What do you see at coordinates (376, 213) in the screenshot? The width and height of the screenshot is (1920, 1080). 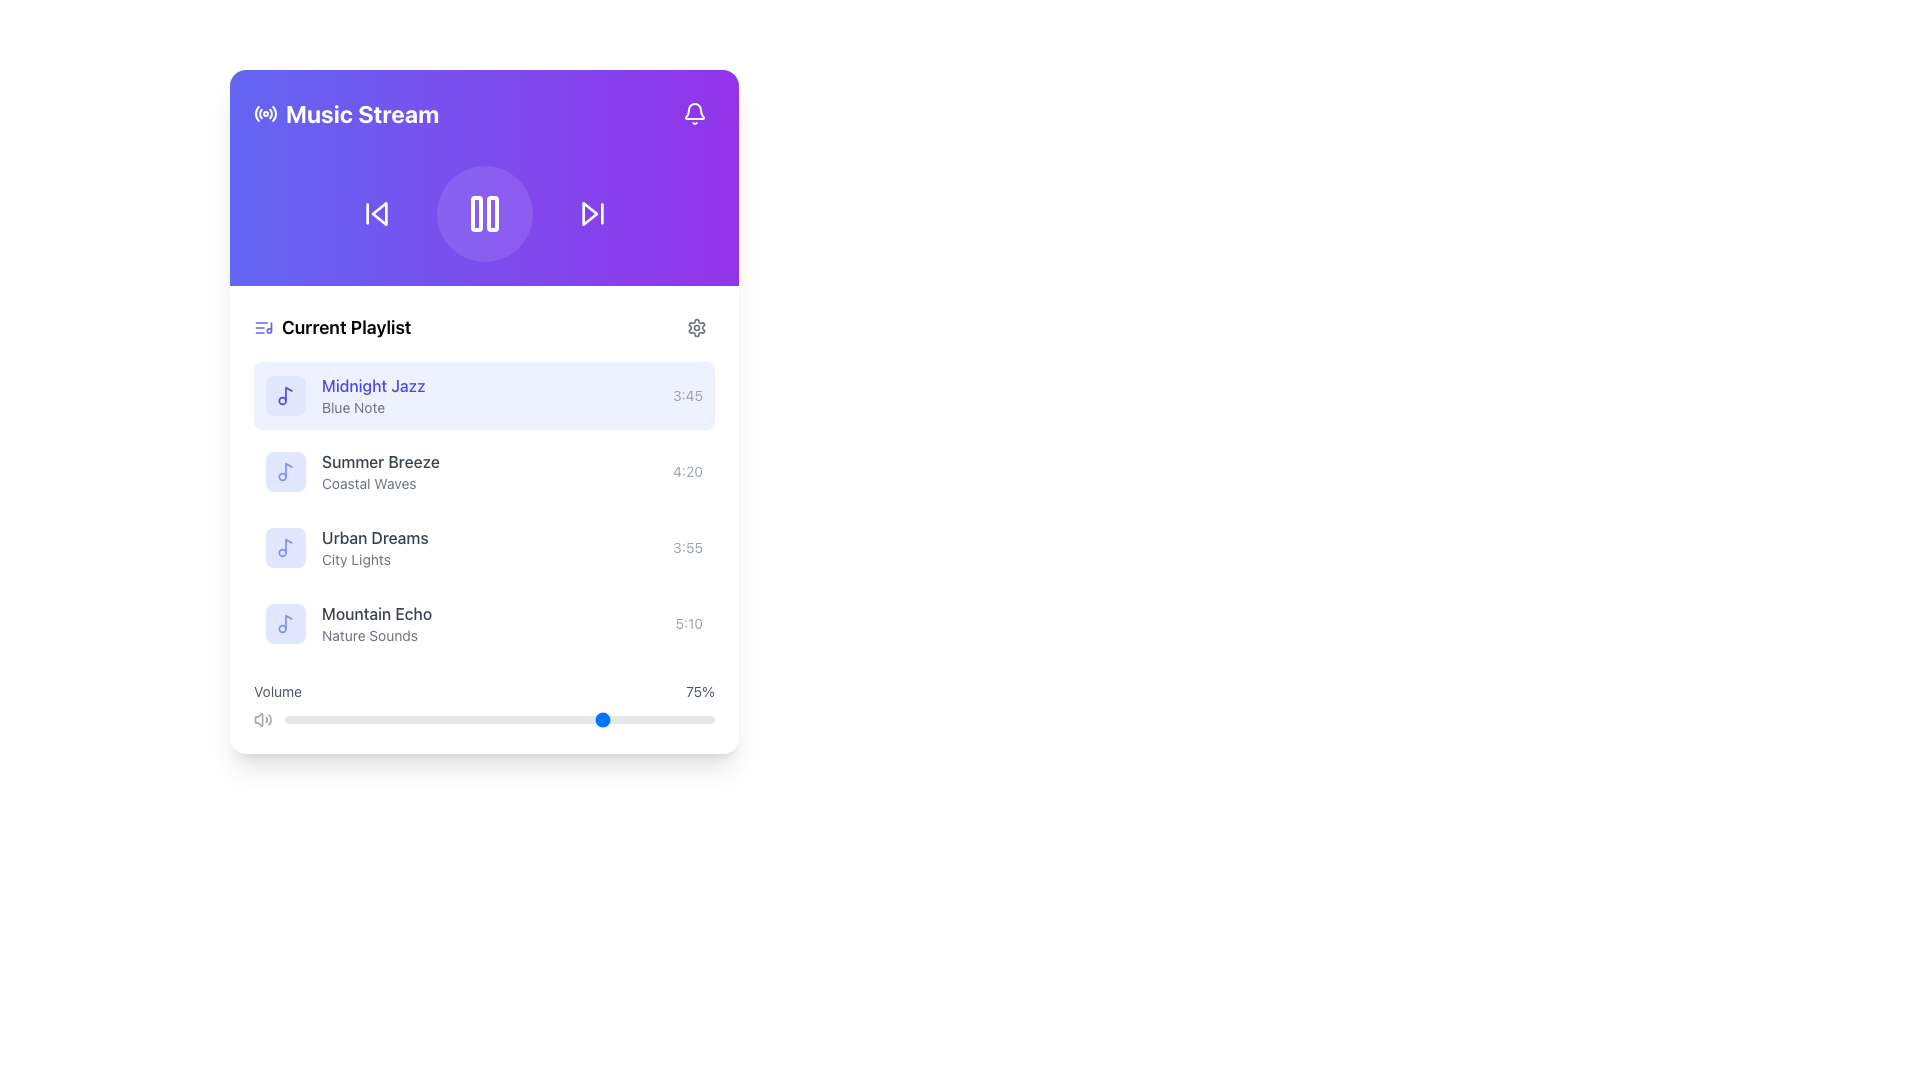 I see `the button located in the header section of the application to skip back to the previous track in the music playlist` at bounding box center [376, 213].